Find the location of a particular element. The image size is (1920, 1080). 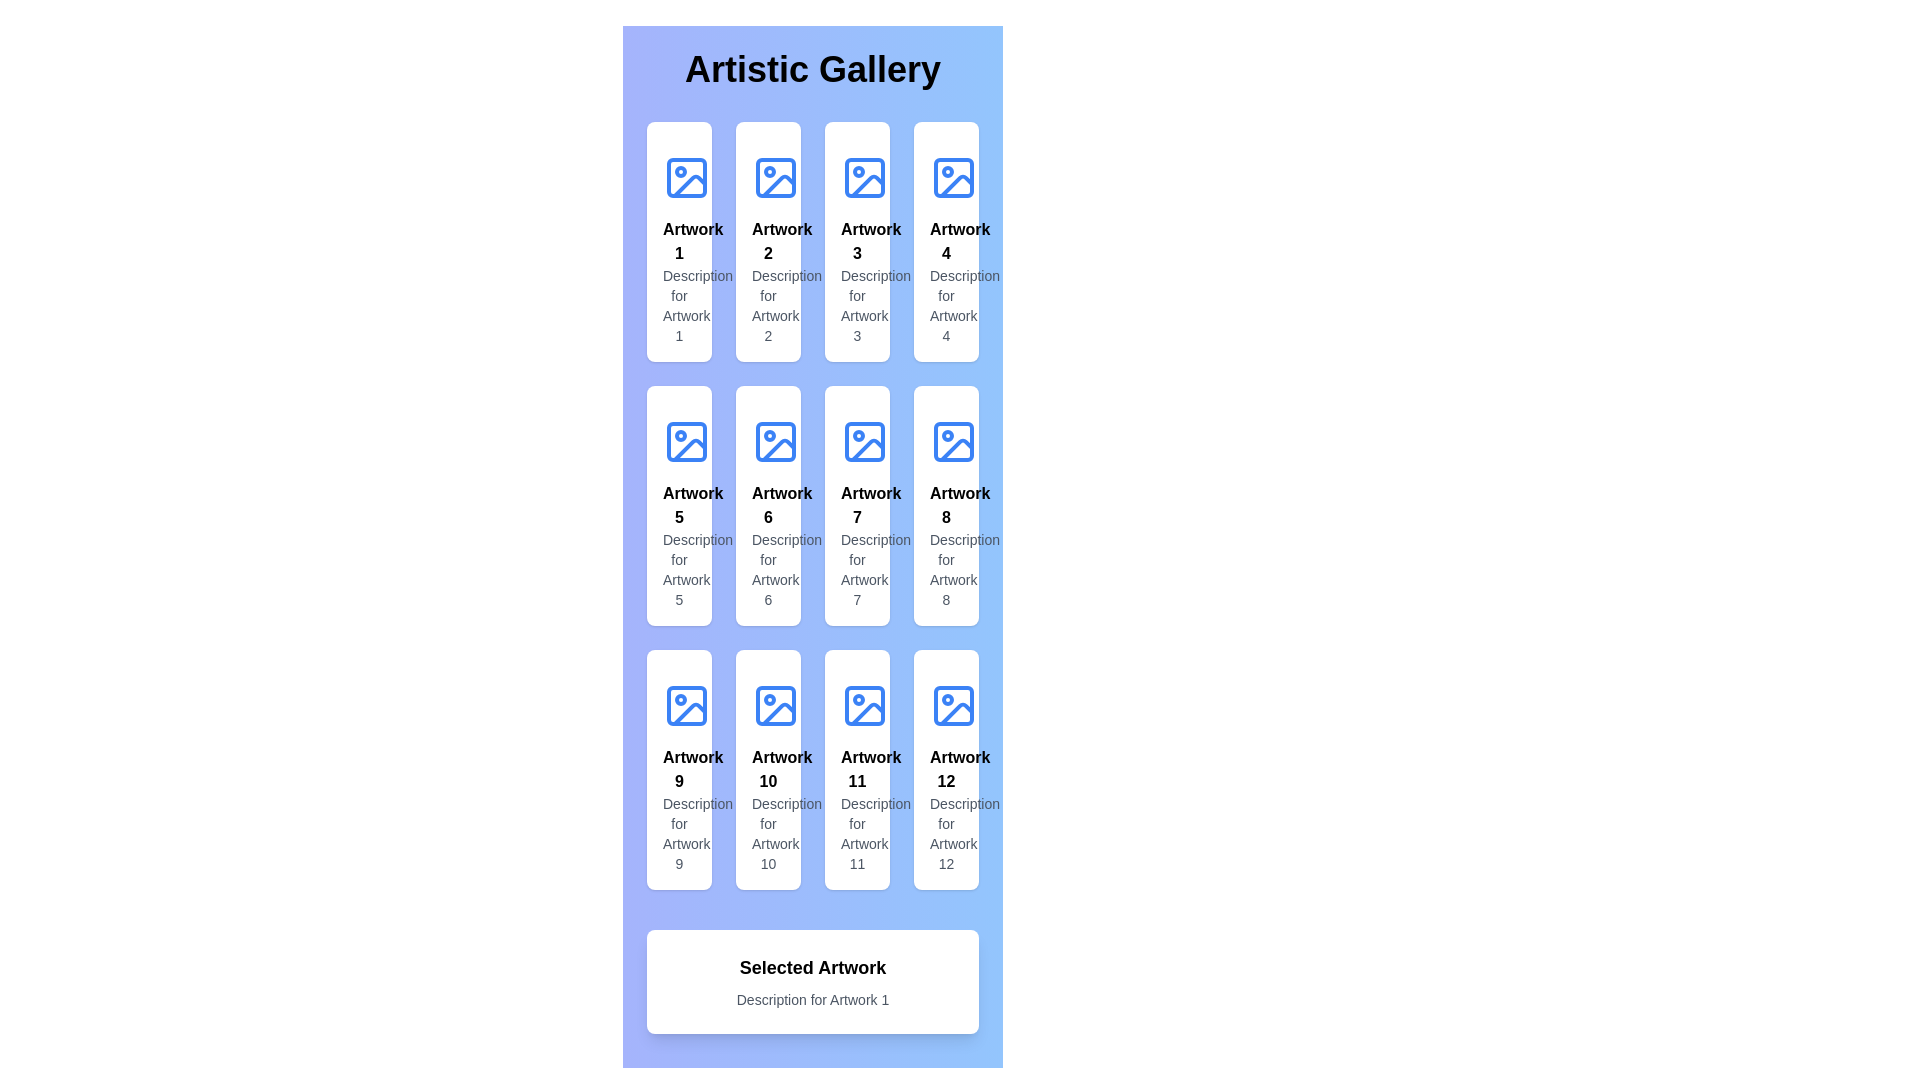

the text label displaying 'Artwork 12', which is styled with a bold font and is center-aligned, located in the bottom-right card of a grid layout is located at coordinates (945, 769).